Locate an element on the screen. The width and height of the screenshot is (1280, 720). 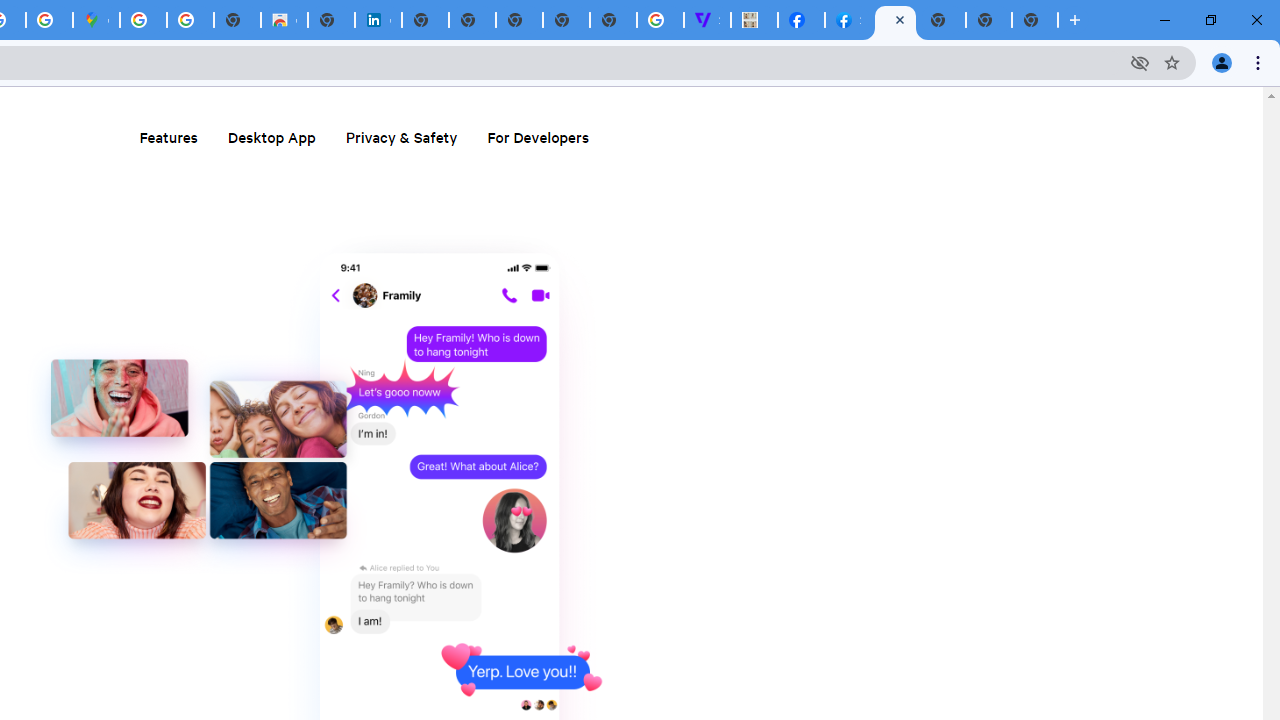
'Google Maps' is located at coordinates (95, 20).